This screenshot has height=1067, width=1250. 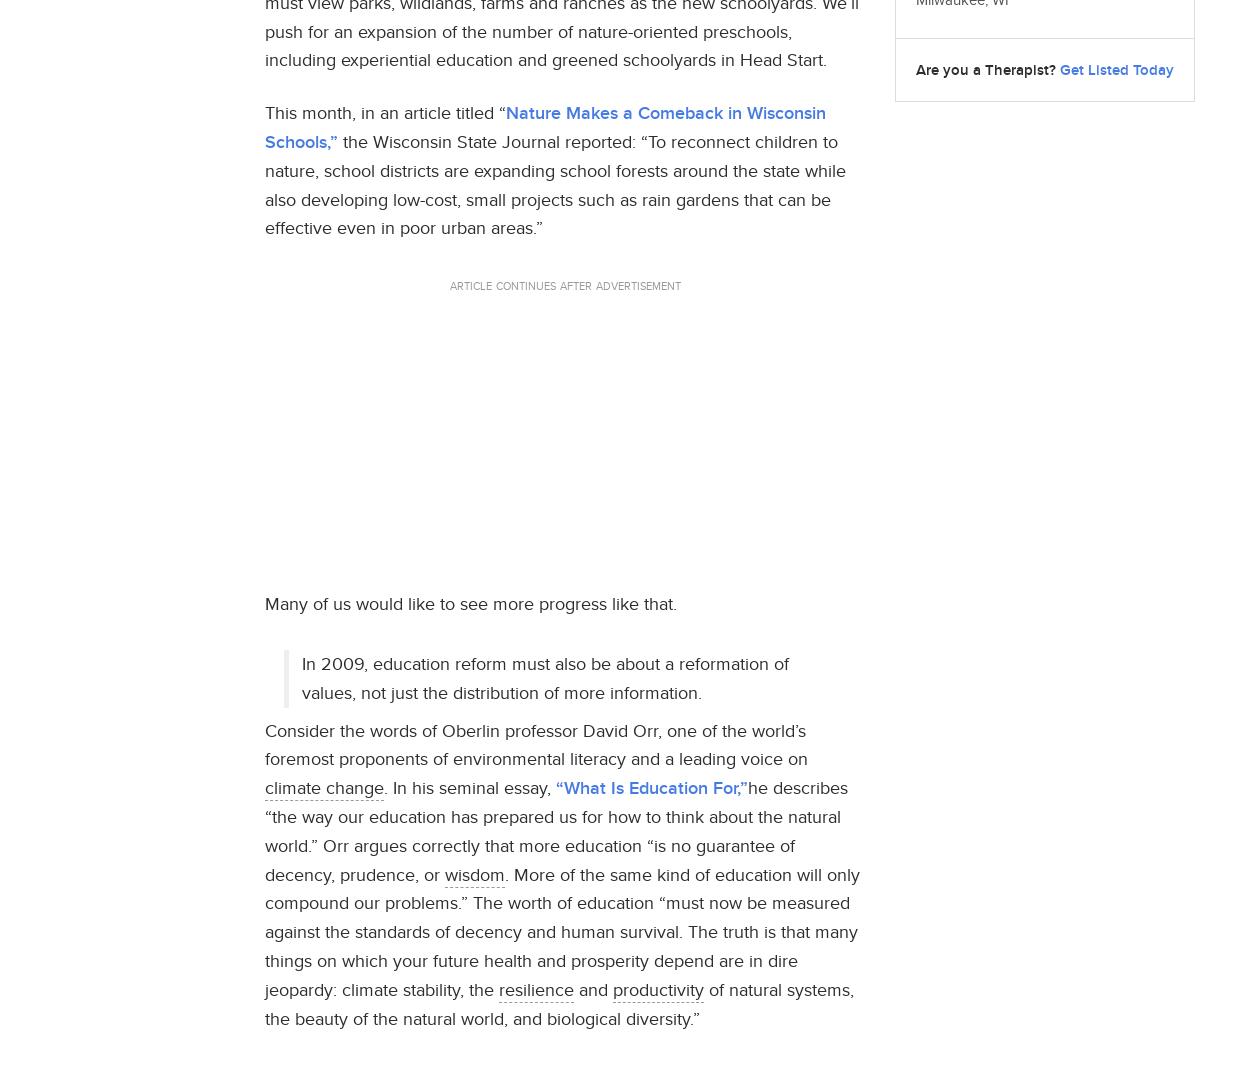 What do you see at coordinates (562, 930) in the screenshot?
I see `'. More of the same kind of education will only compound our problems.” The worth of education “must now be measured against the standards of decency and human survival. The truth is that many things on which your future health and prosperity depend are in dire jeopardy: climate stability, the'` at bounding box center [562, 930].